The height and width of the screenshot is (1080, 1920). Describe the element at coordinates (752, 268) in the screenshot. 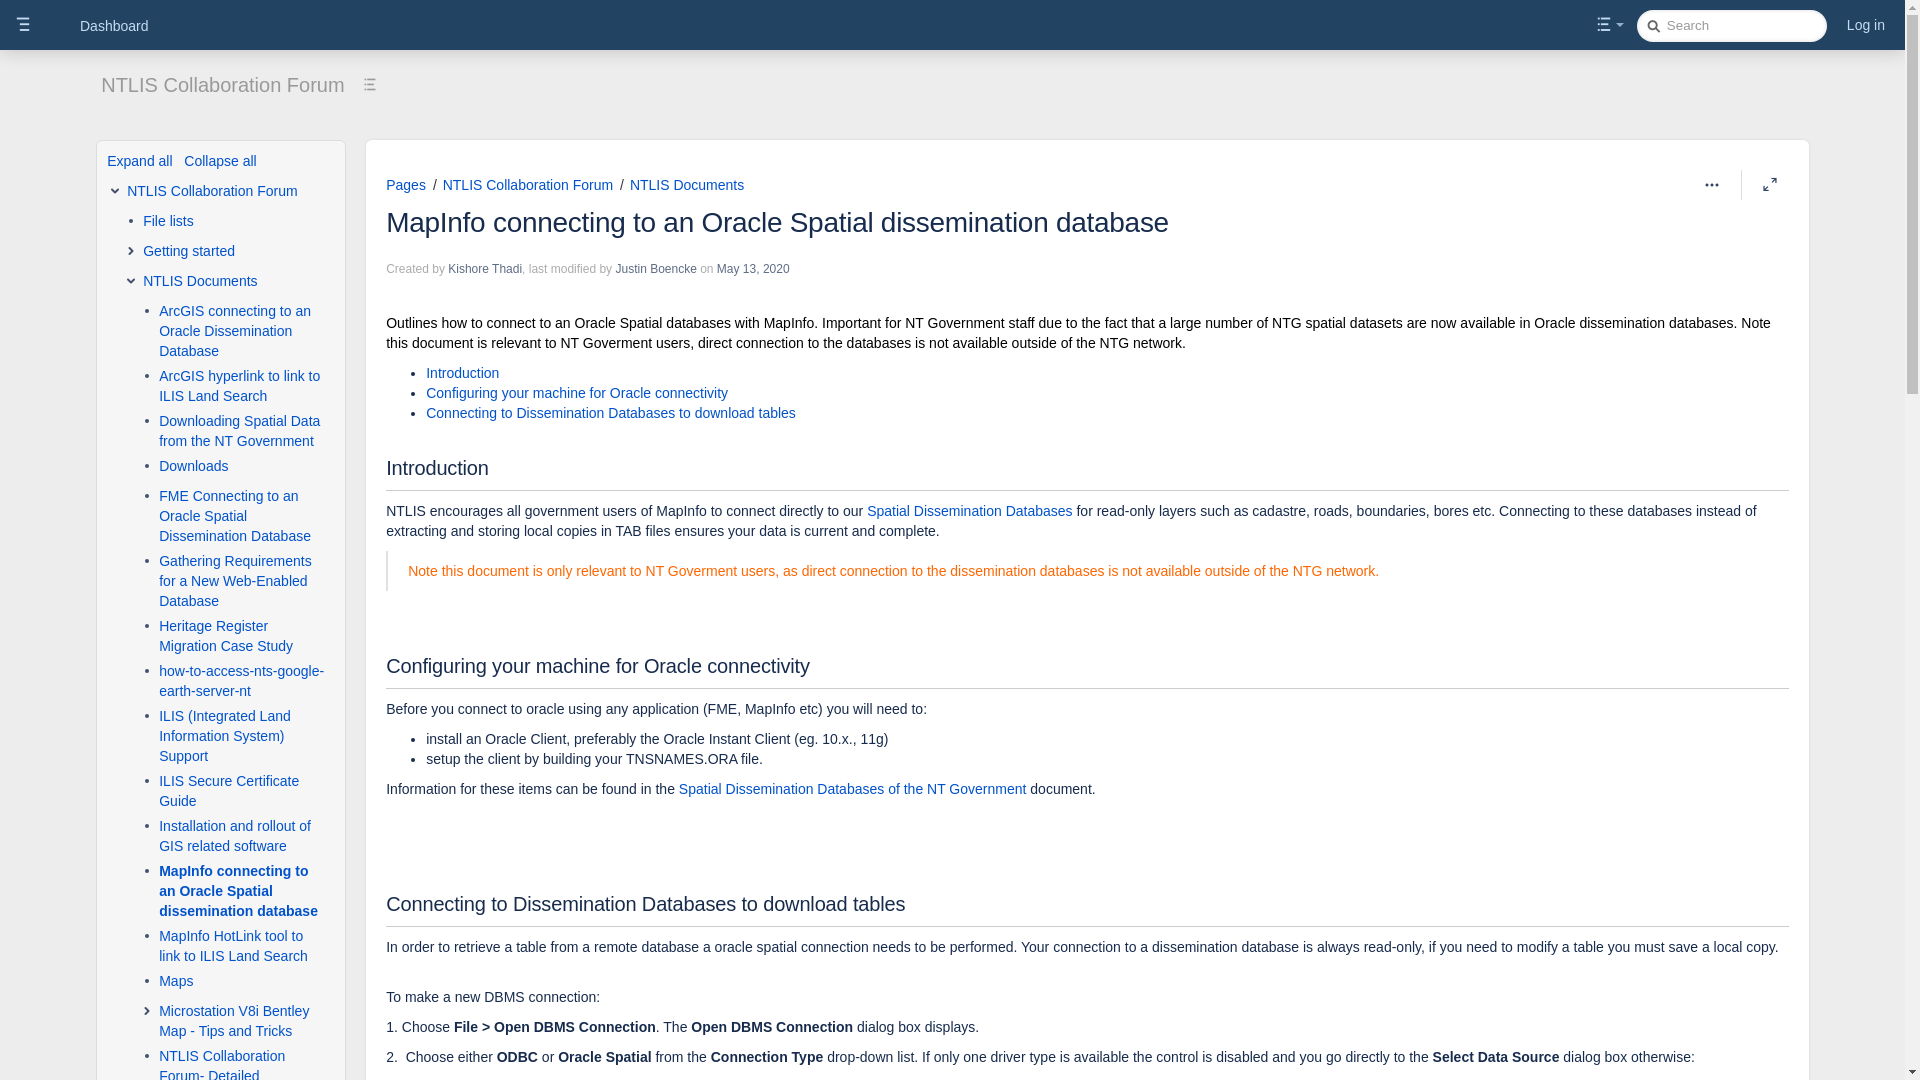

I see `'May 13, 2020'` at that location.